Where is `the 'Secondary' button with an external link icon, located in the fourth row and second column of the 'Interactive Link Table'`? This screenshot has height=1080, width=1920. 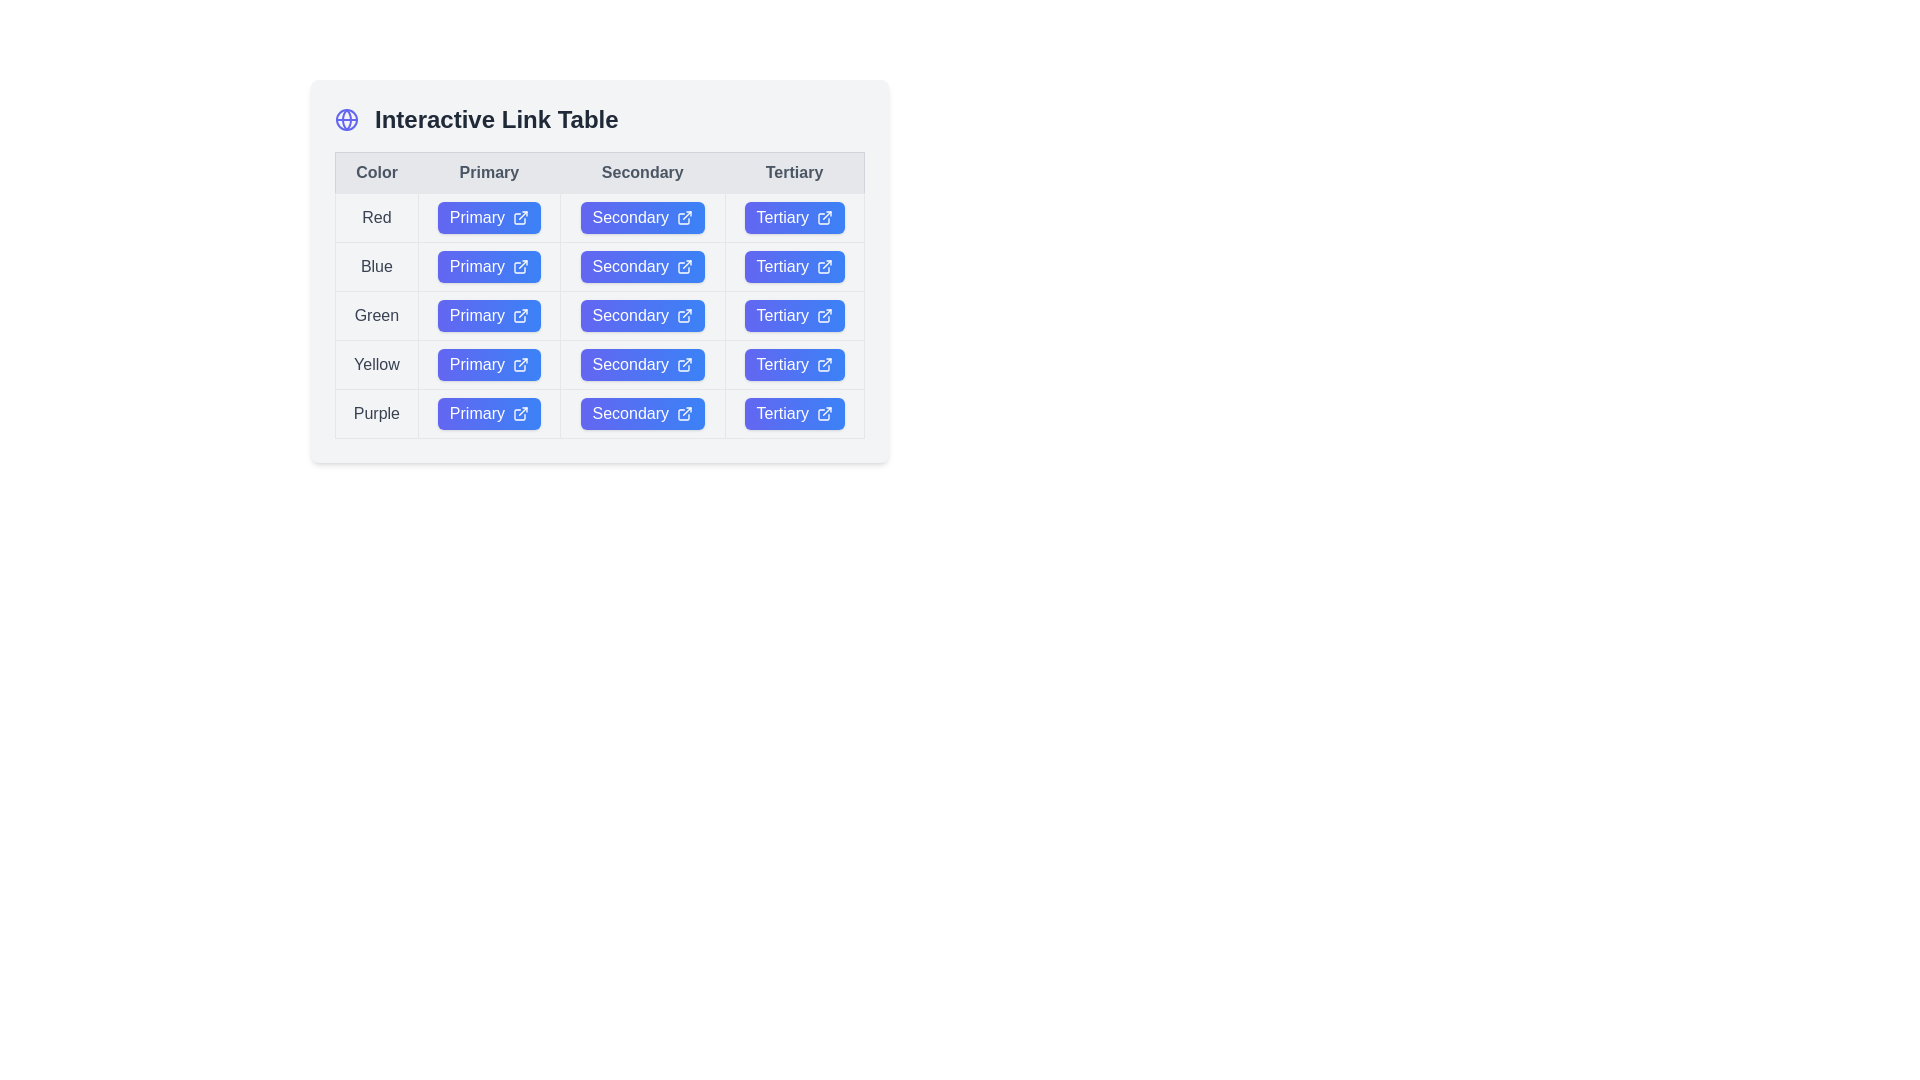
the 'Secondary' button with an external link icon, located in the fourth row and second column of the 'Interactive Link Table' is located at coordinates (642, 365).